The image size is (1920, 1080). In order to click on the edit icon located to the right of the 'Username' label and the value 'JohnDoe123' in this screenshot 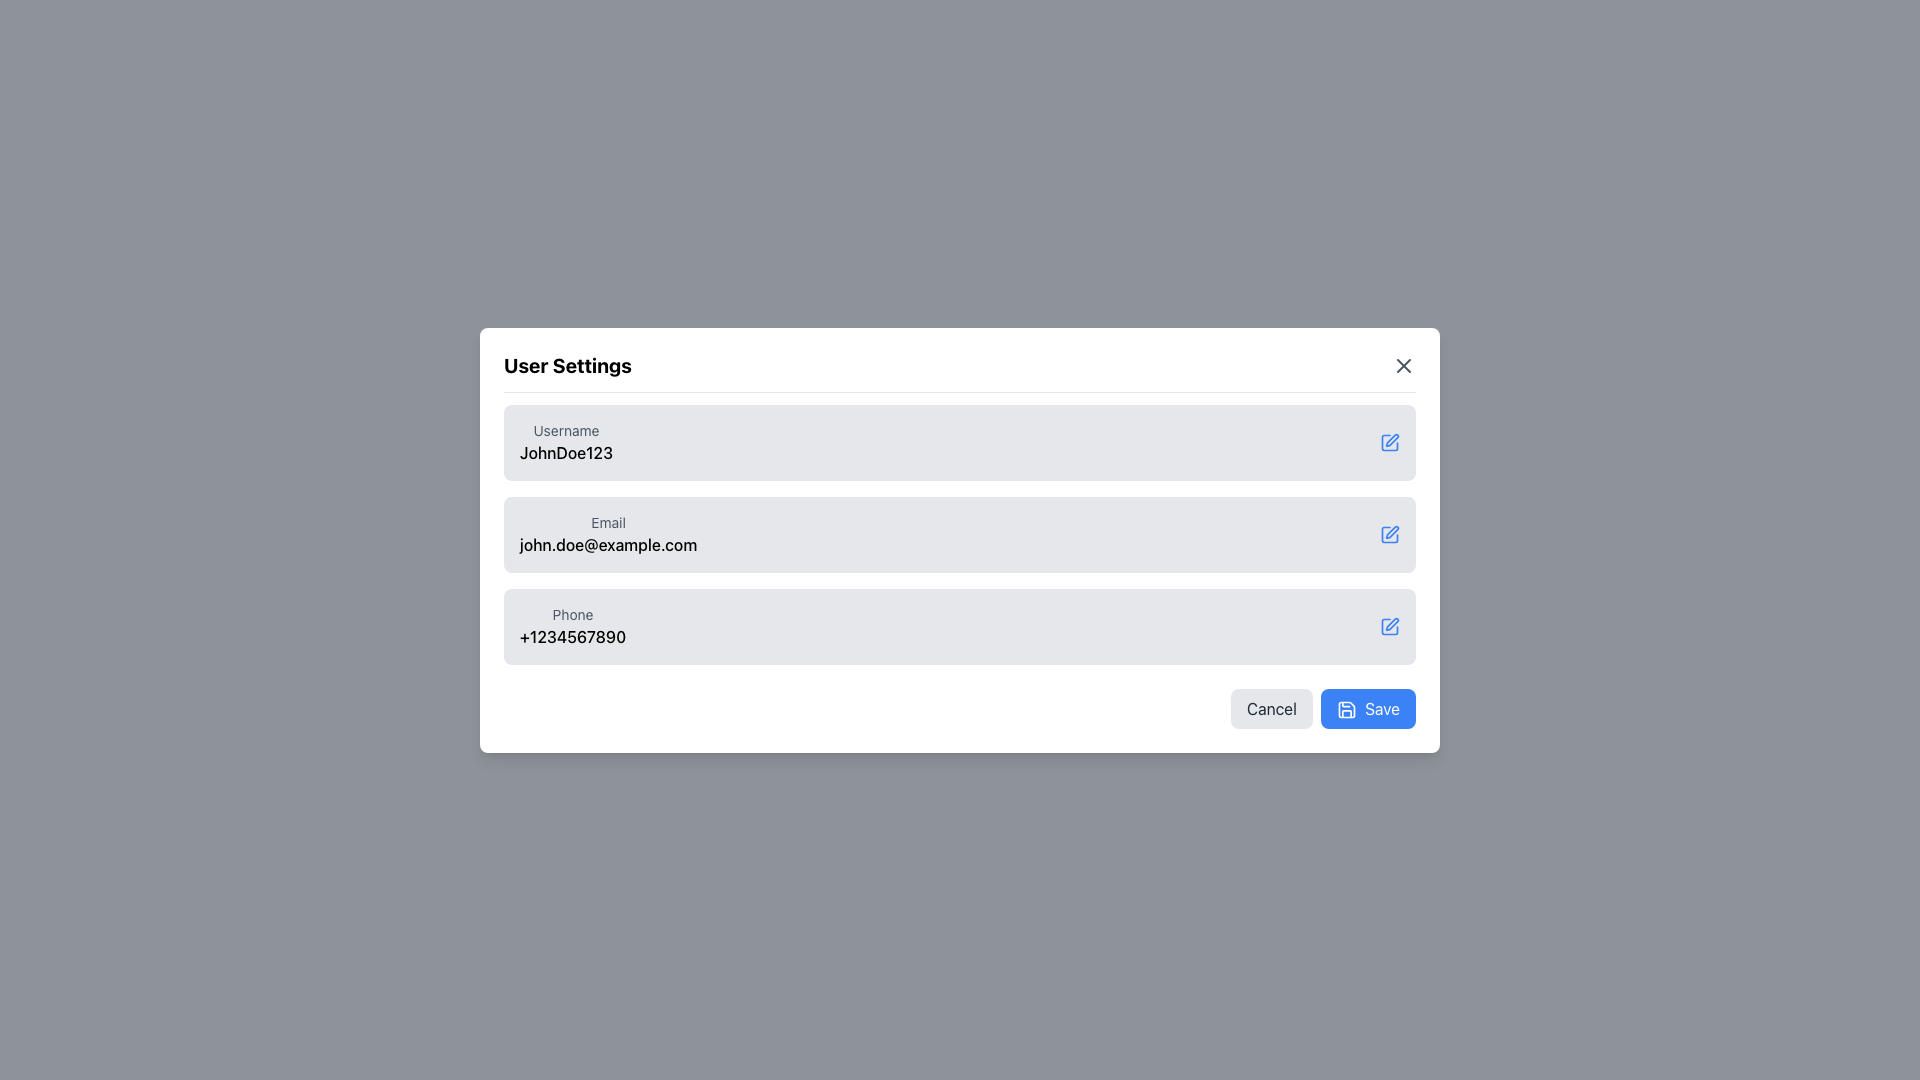, I will do `click(1389, 441)`.